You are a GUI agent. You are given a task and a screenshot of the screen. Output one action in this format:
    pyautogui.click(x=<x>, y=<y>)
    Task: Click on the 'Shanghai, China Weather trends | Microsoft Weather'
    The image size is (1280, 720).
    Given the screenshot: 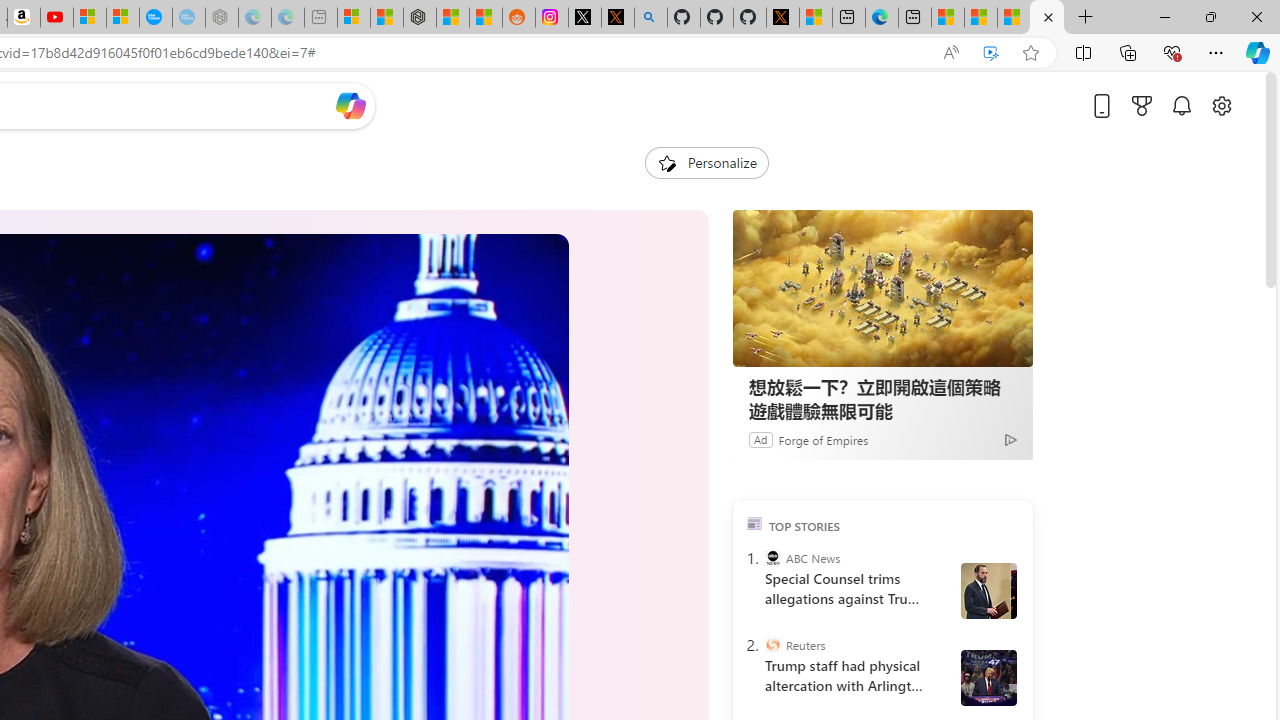 What is the action you would take?
    pyautogui.click(x=485, y=17)
    